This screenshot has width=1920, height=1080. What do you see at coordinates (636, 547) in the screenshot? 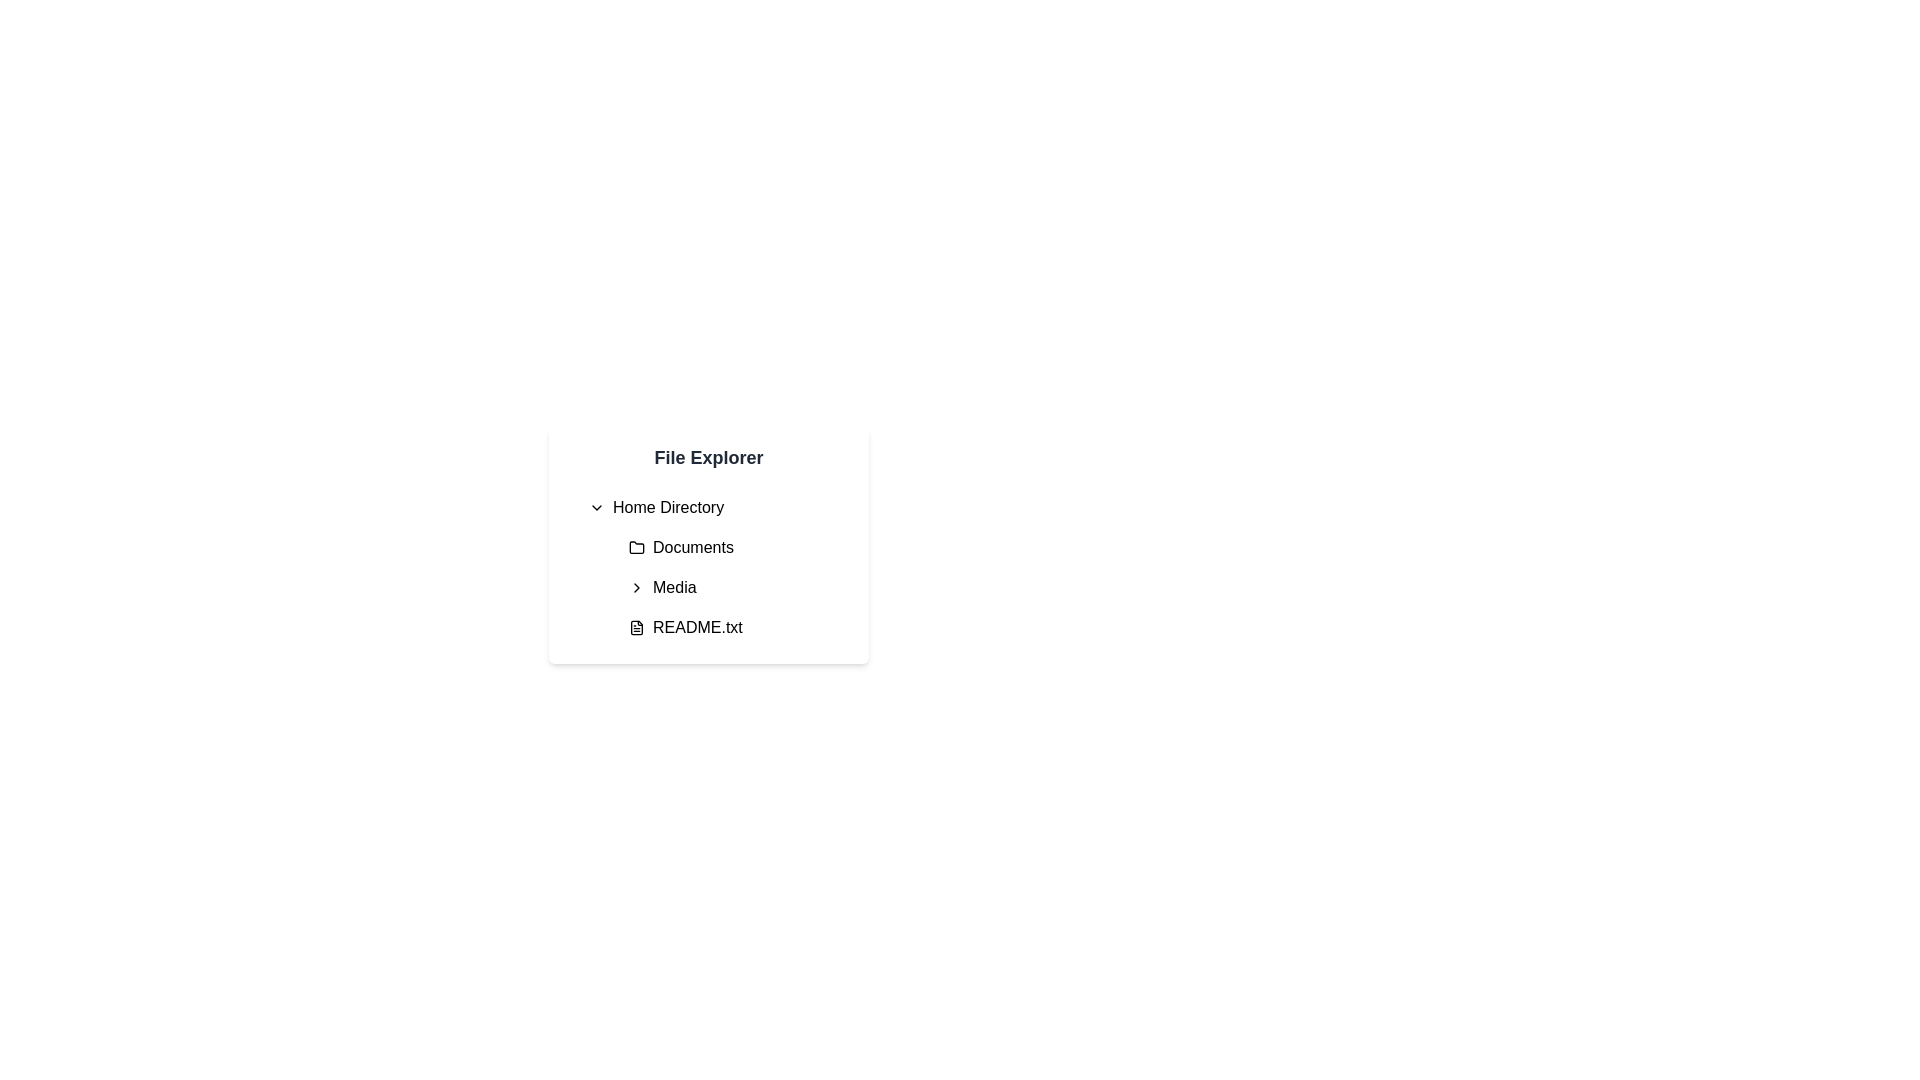
I see `the folder icon in the file explorer, which is located in the second row next to the text 'Documents'` at bounding box center [636, 547].